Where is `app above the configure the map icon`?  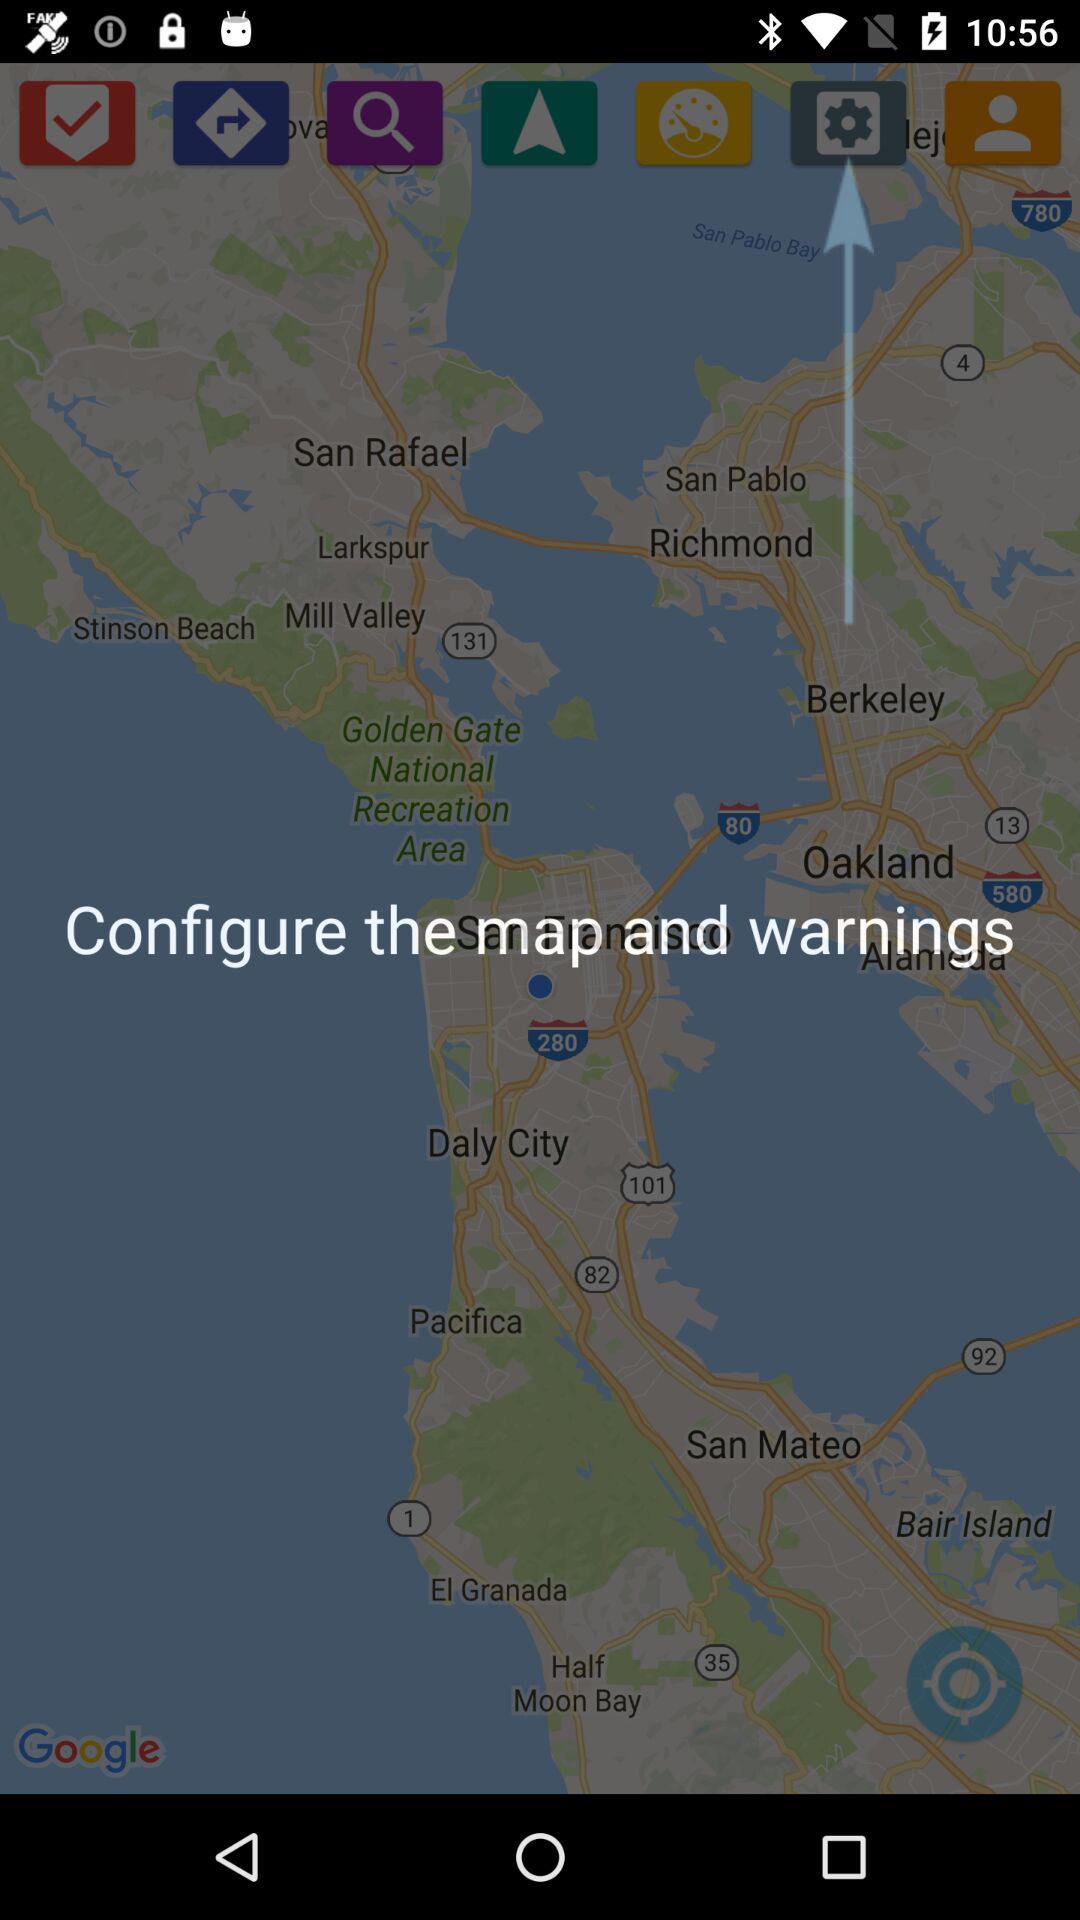 app above the configure the map icon is located at coordinates (384, 121).